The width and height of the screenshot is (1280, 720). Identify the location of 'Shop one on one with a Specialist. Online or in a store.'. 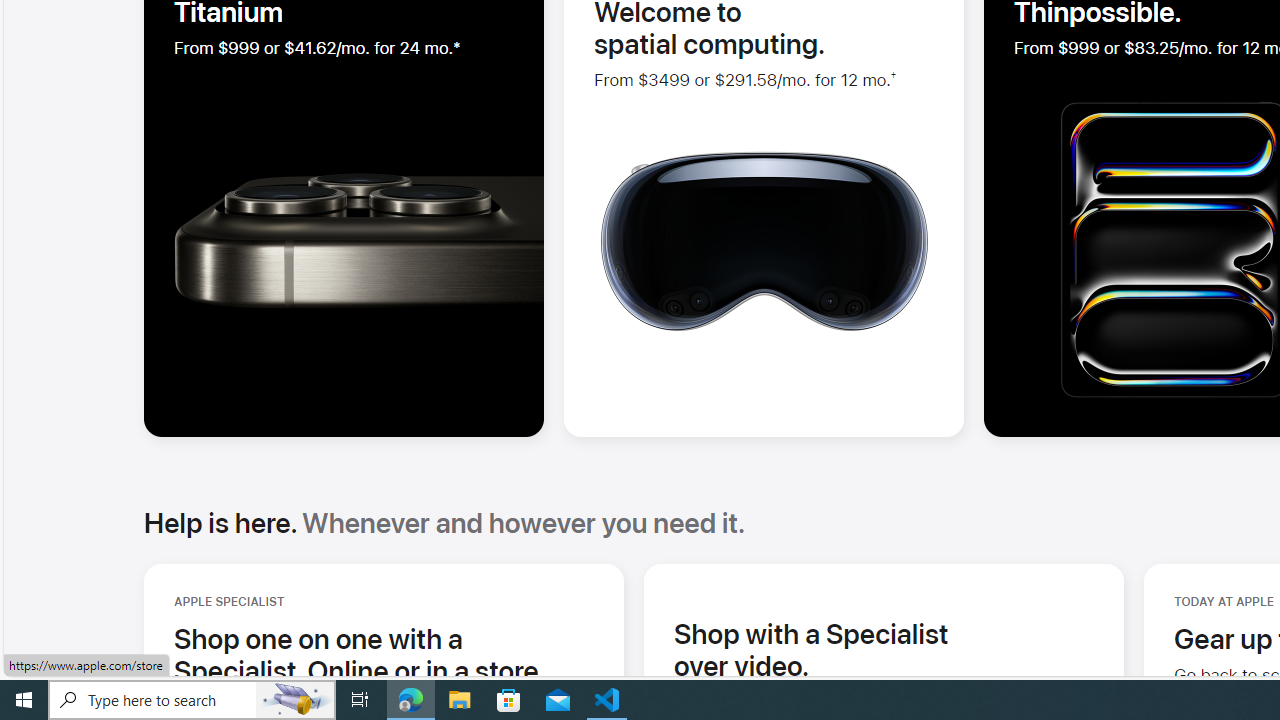
(384, 654).